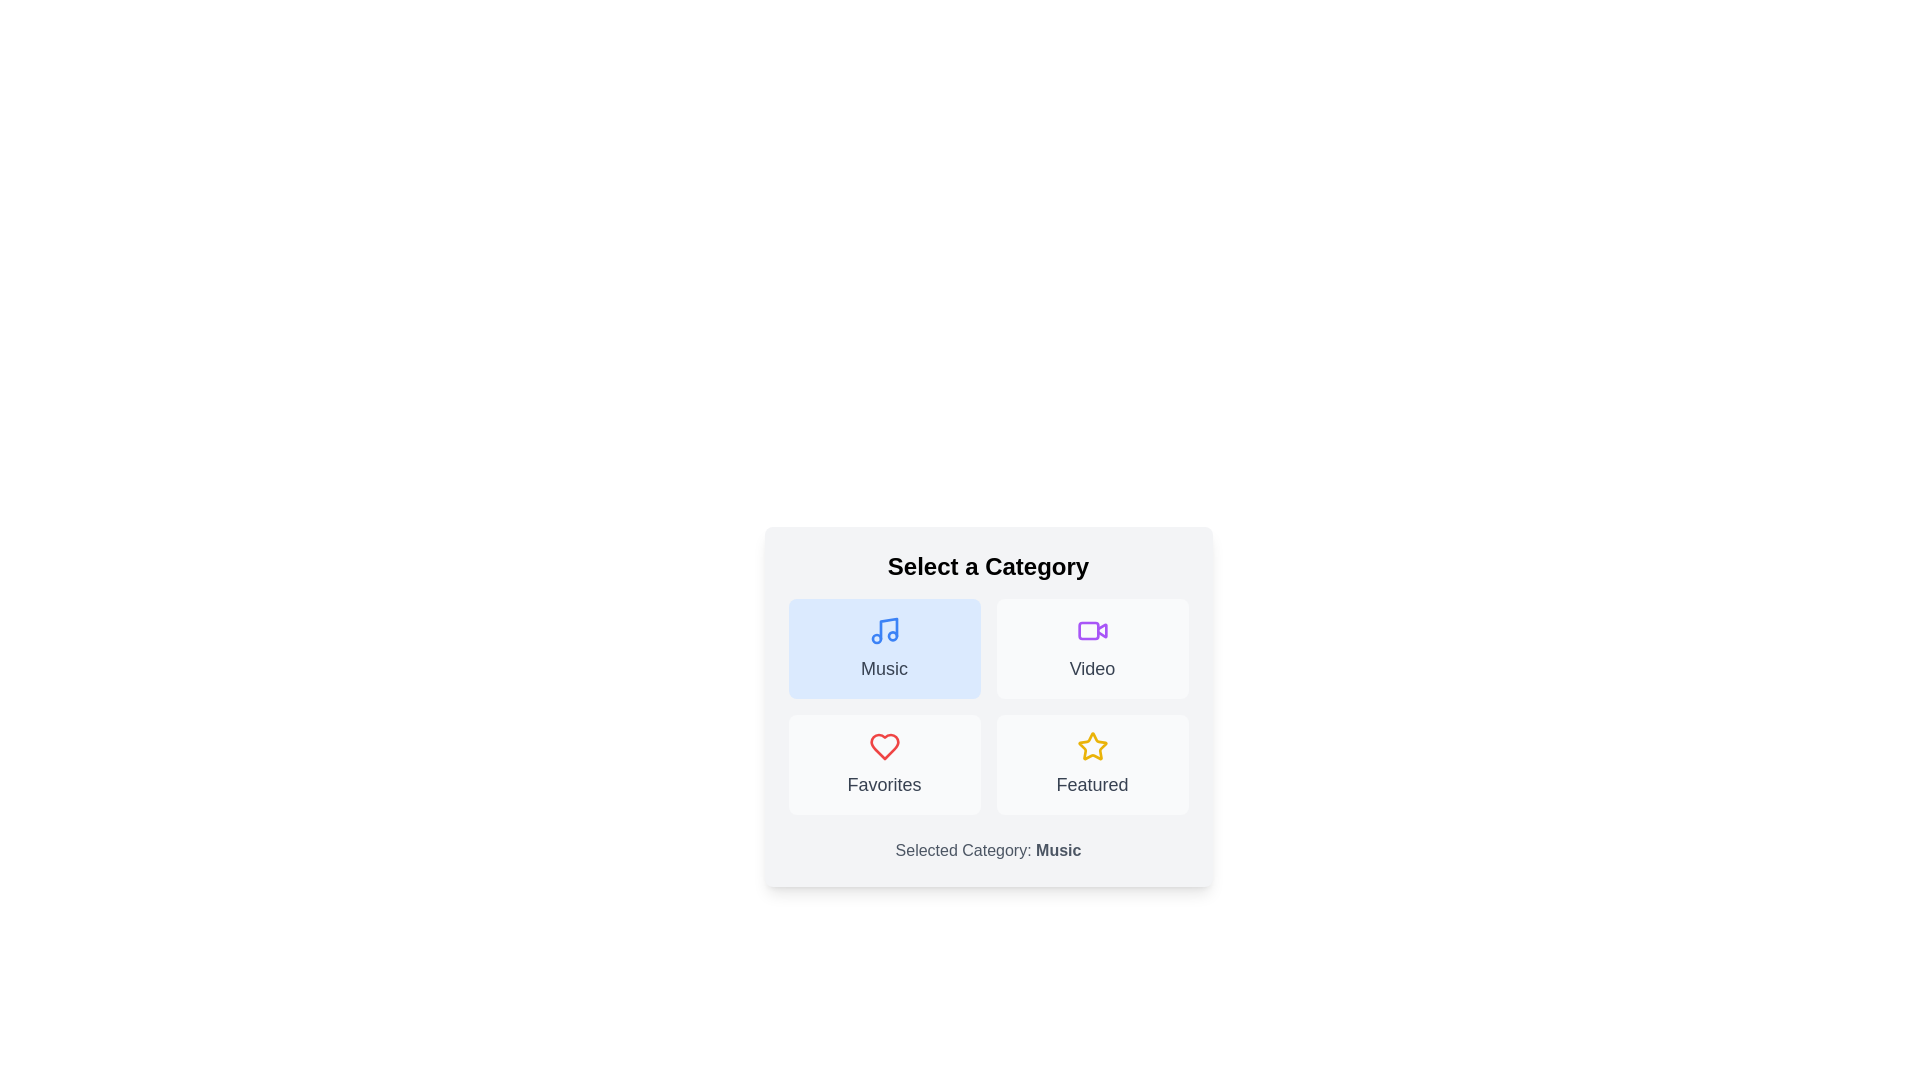 Image resolution: width=1920 pixels, height=1080 pixels. What do you see at coordinates (1091, 764) in the screenshot?
I see `the category Featured by clicking on its button` at bounding box center [1091, 764].